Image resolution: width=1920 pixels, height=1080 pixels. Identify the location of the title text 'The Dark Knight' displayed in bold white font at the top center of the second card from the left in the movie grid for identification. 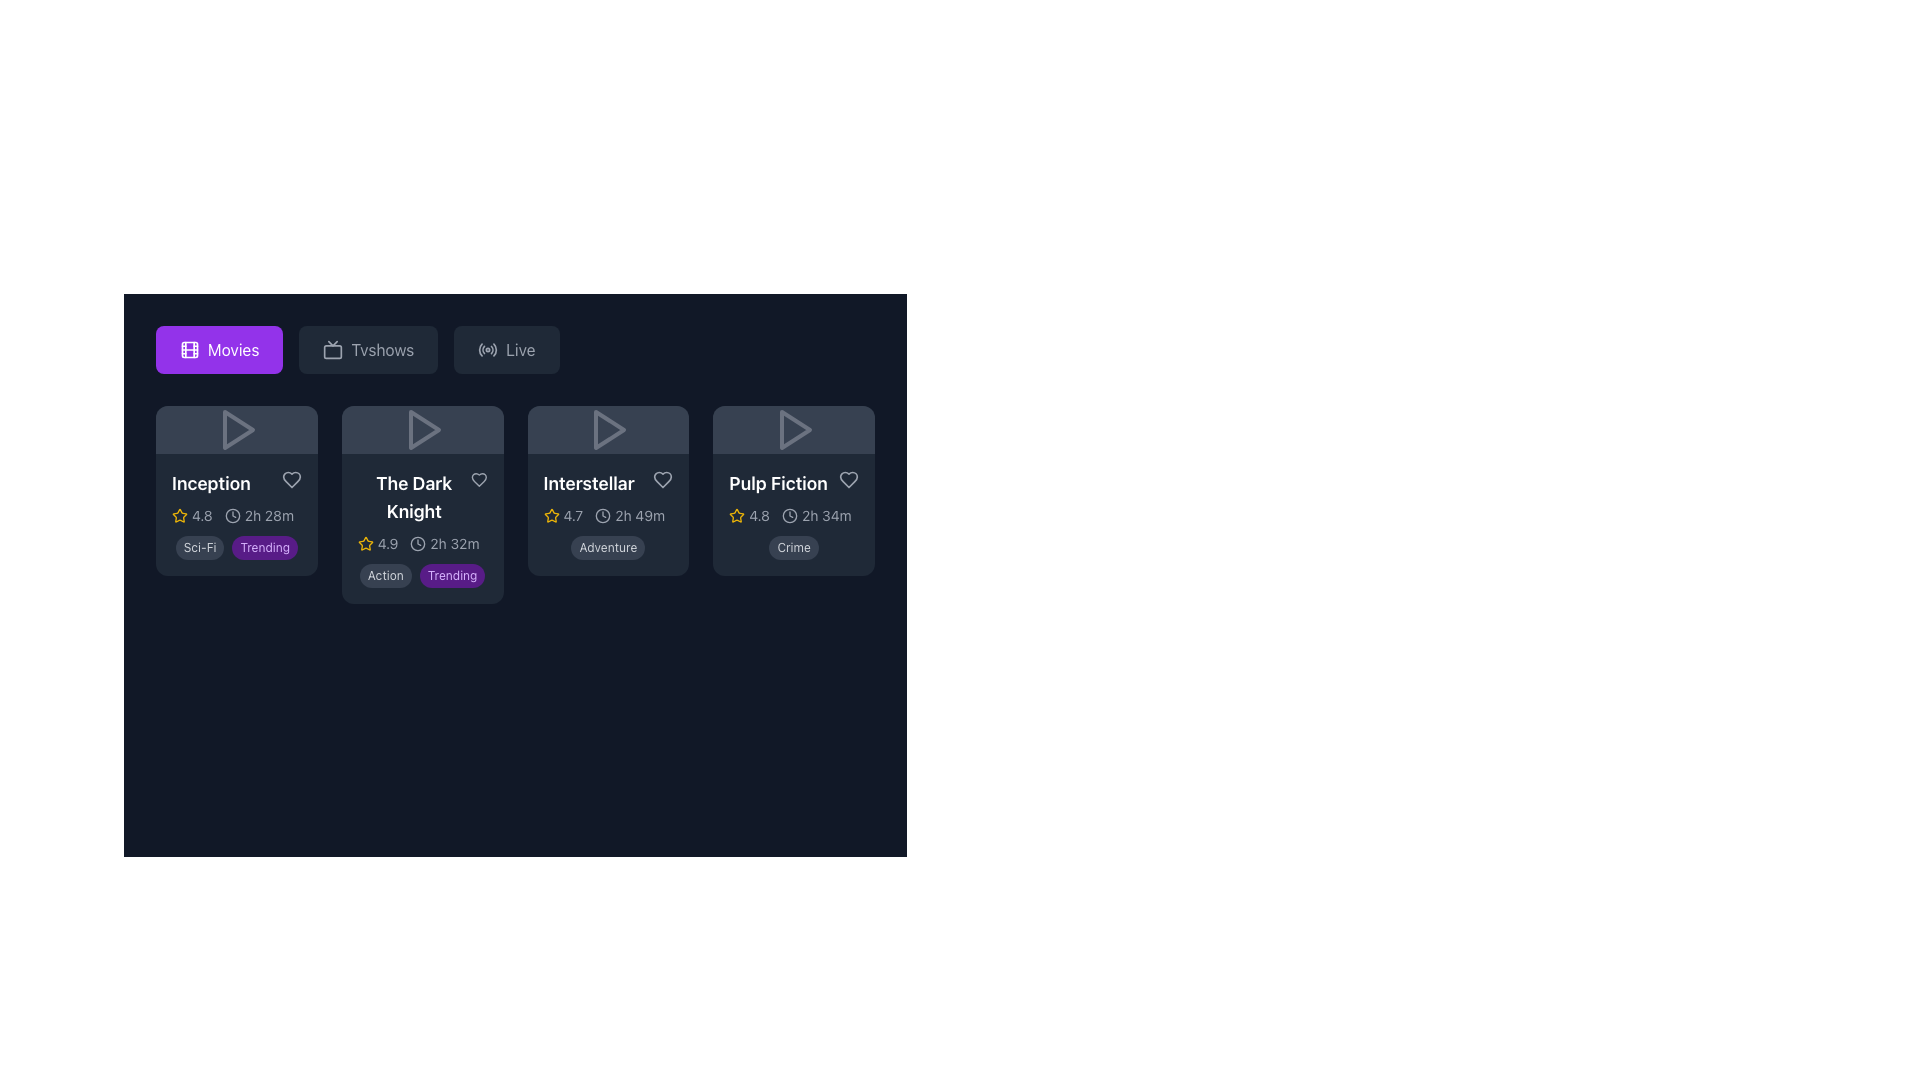
(421, 496).